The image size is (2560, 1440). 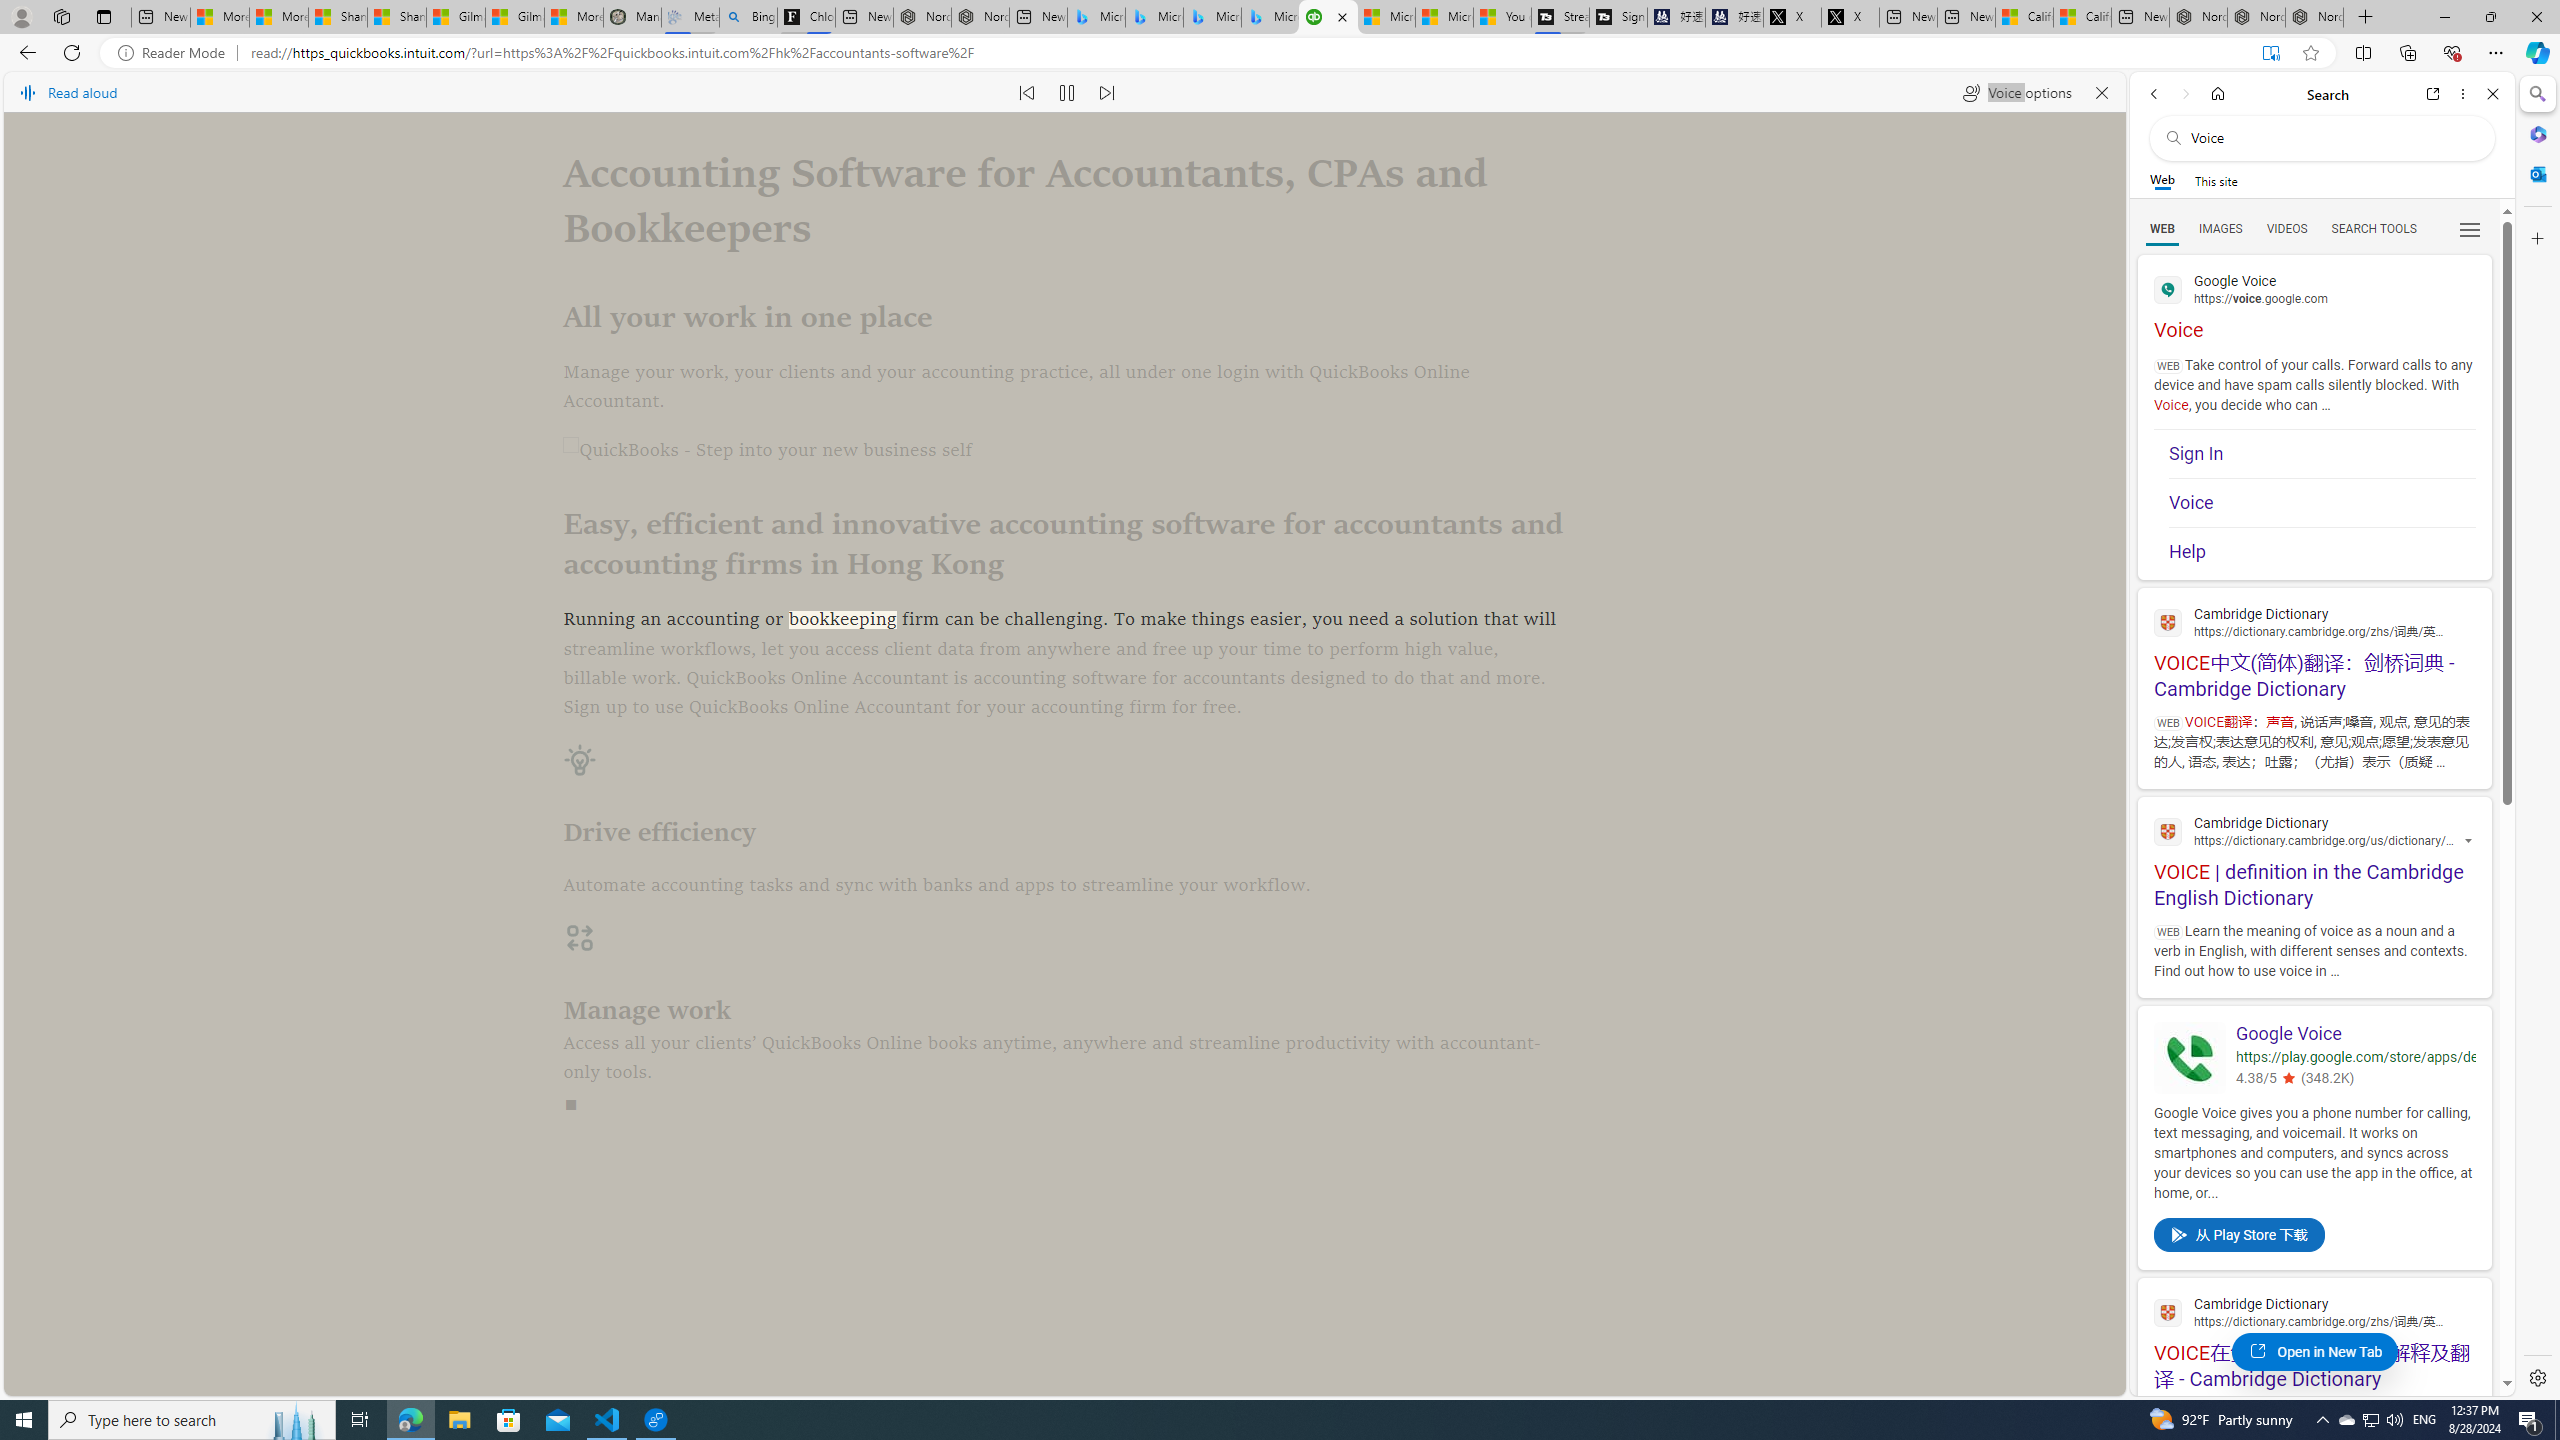 I want to click on 'Search the web', so click(x=2331, y=137).